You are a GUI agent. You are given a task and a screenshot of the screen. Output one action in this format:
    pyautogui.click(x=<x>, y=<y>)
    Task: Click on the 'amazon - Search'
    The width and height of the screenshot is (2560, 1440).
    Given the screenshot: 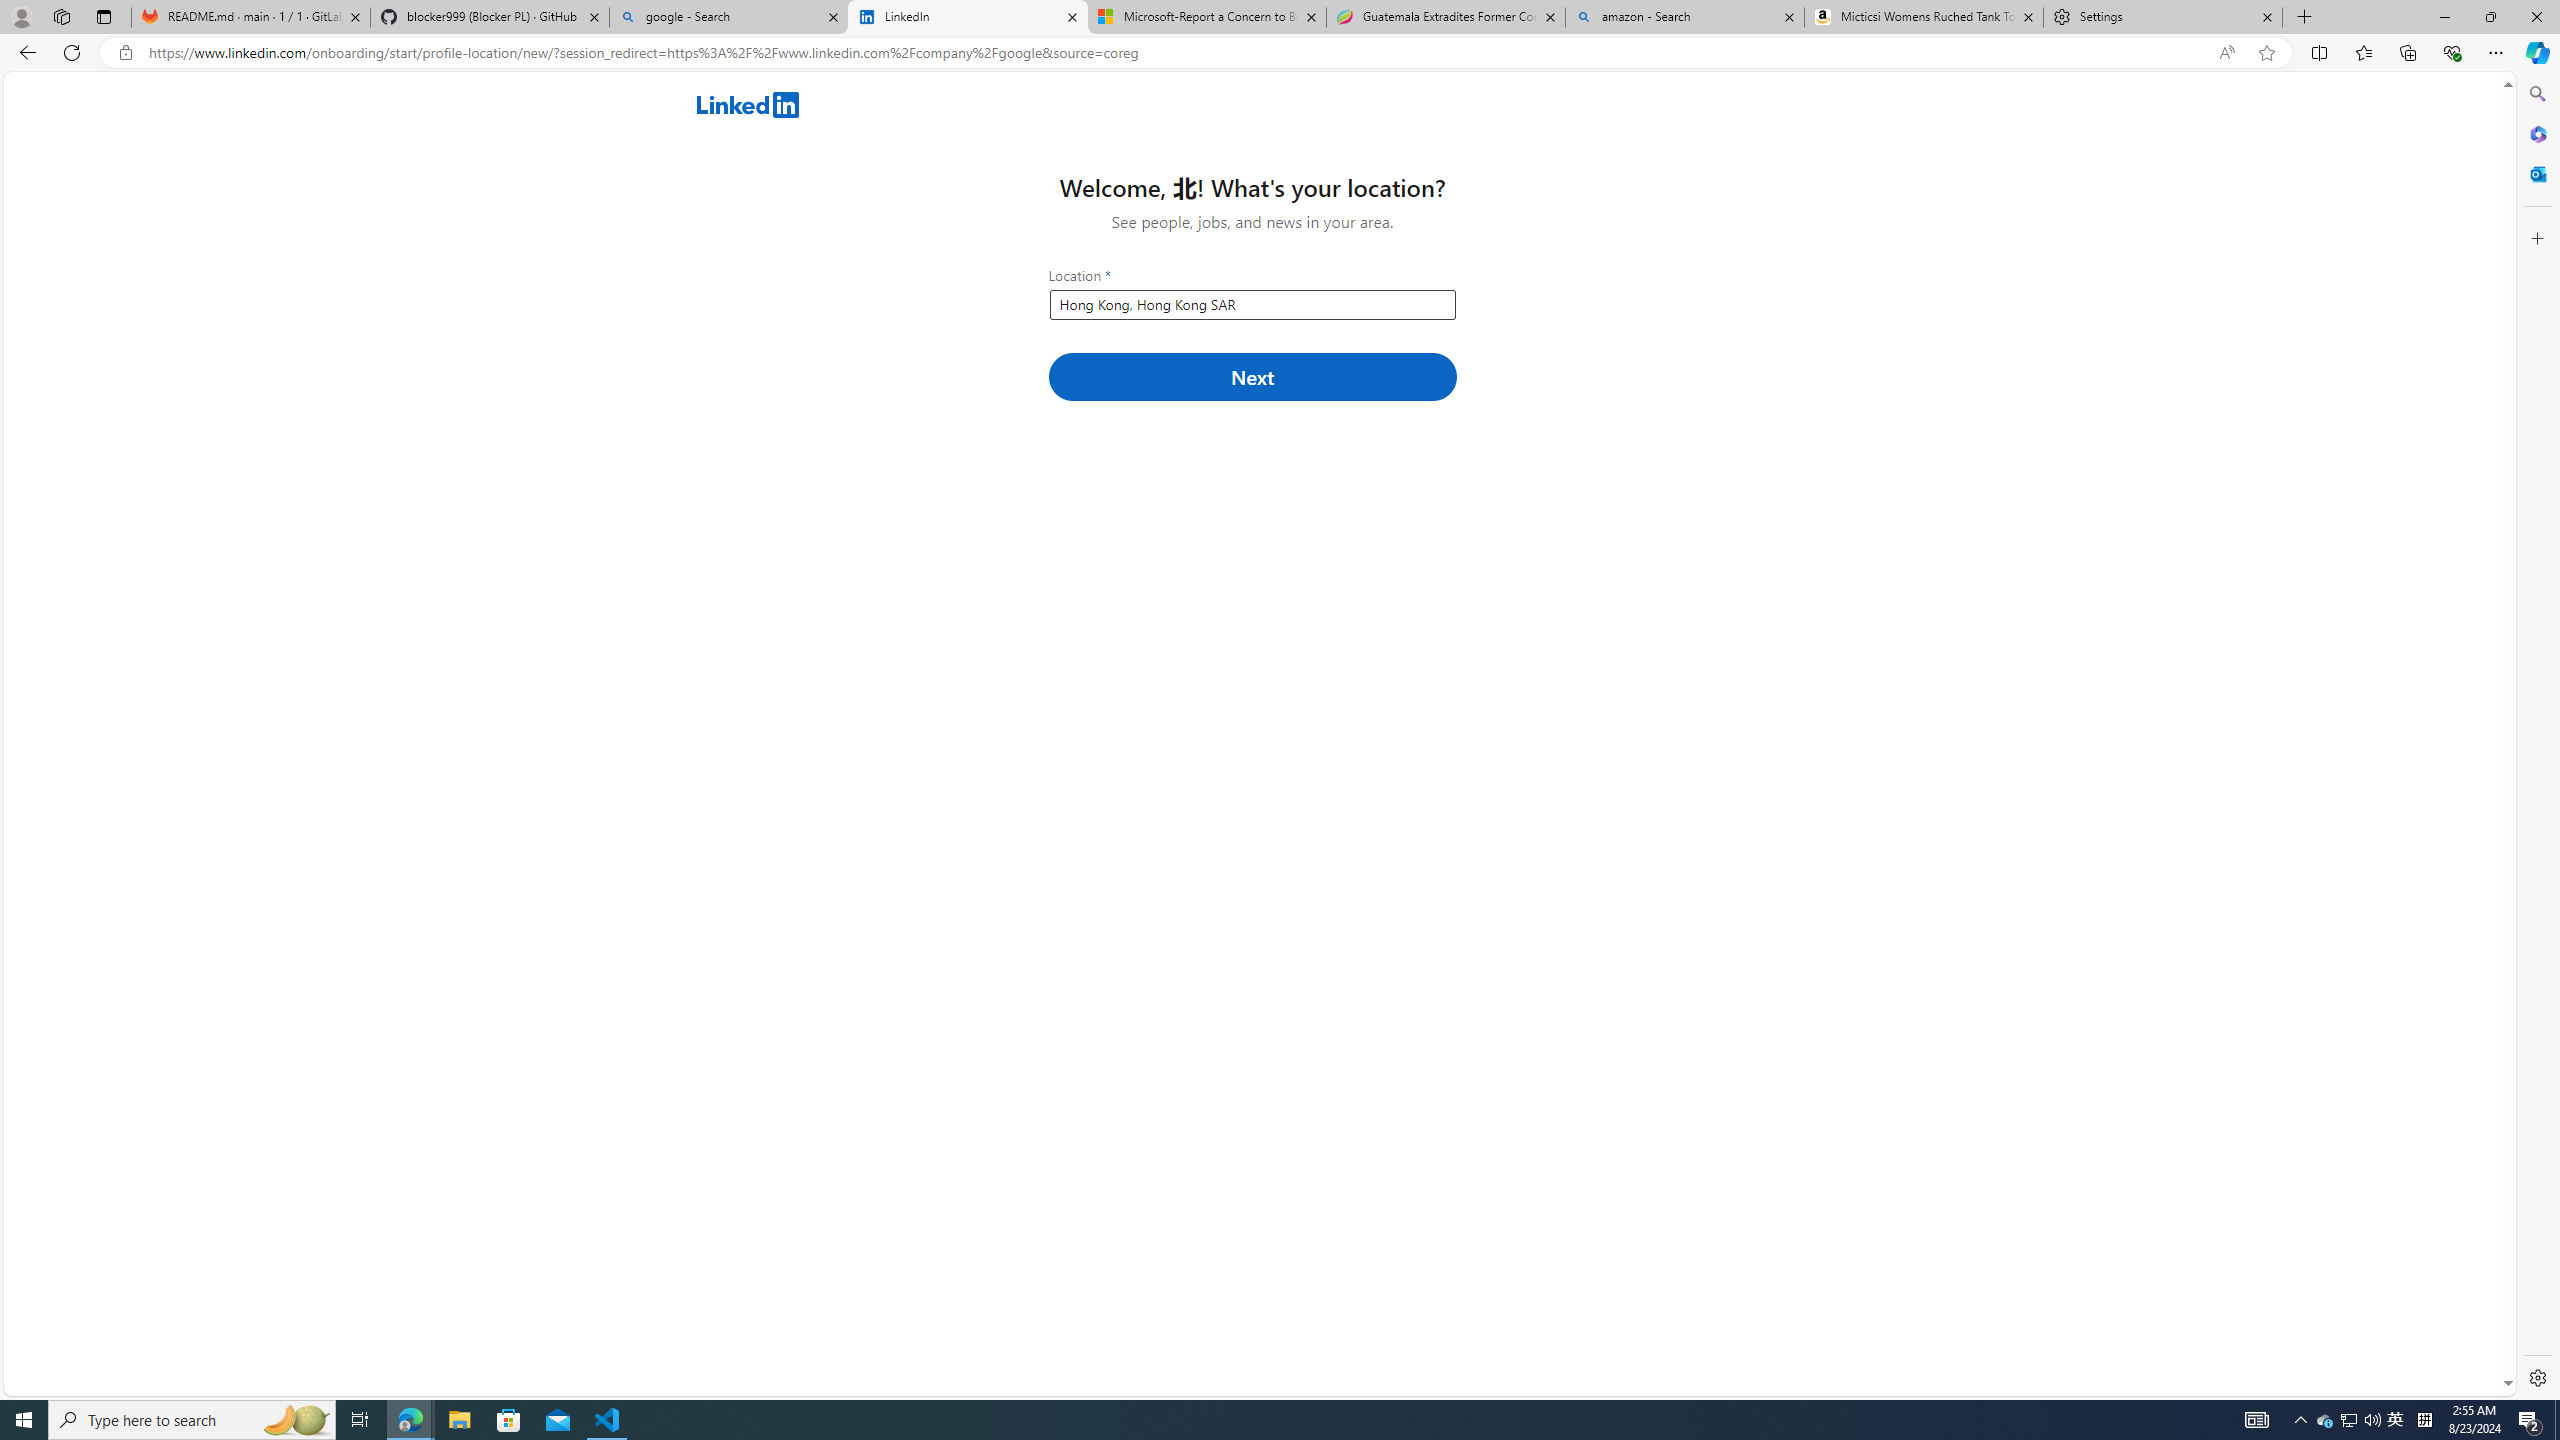 What is the action you would take?
    pyautogui.click(x=1683, y=16)
    